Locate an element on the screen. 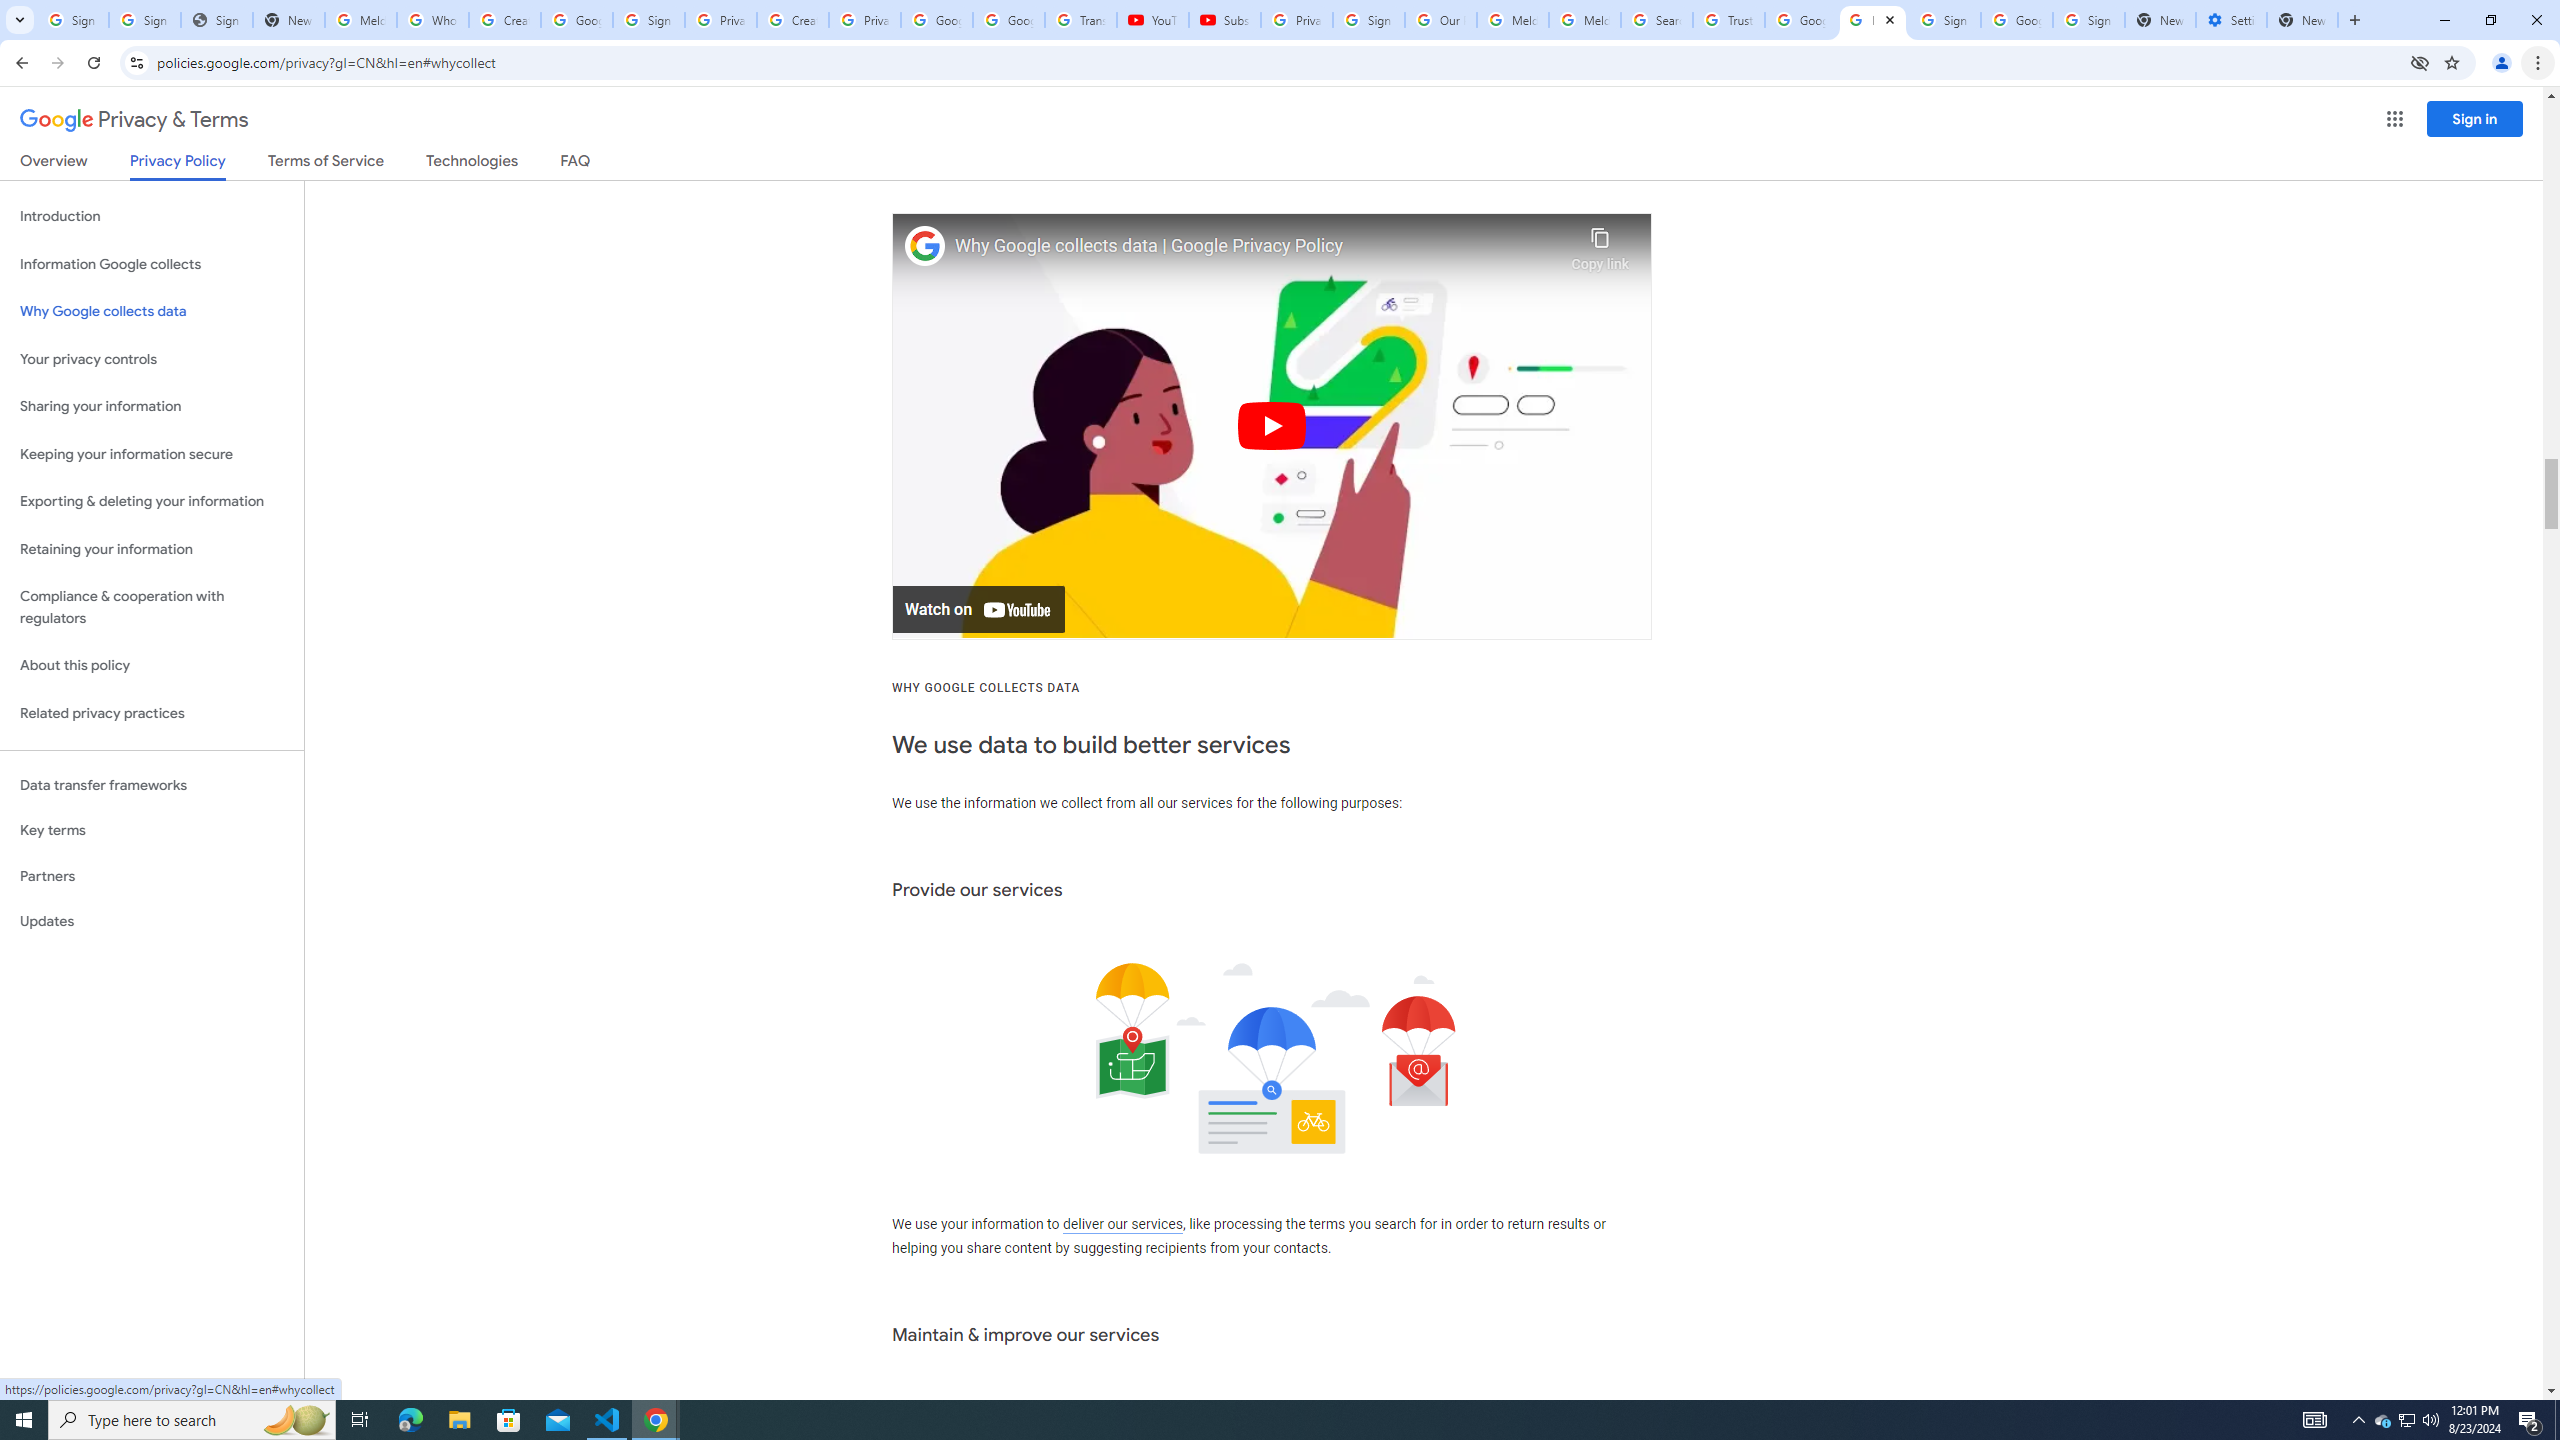 This screenshot has width=2560, height=1440. 'Subscriptions - YouTube' is located at coordinates (1223, 19).